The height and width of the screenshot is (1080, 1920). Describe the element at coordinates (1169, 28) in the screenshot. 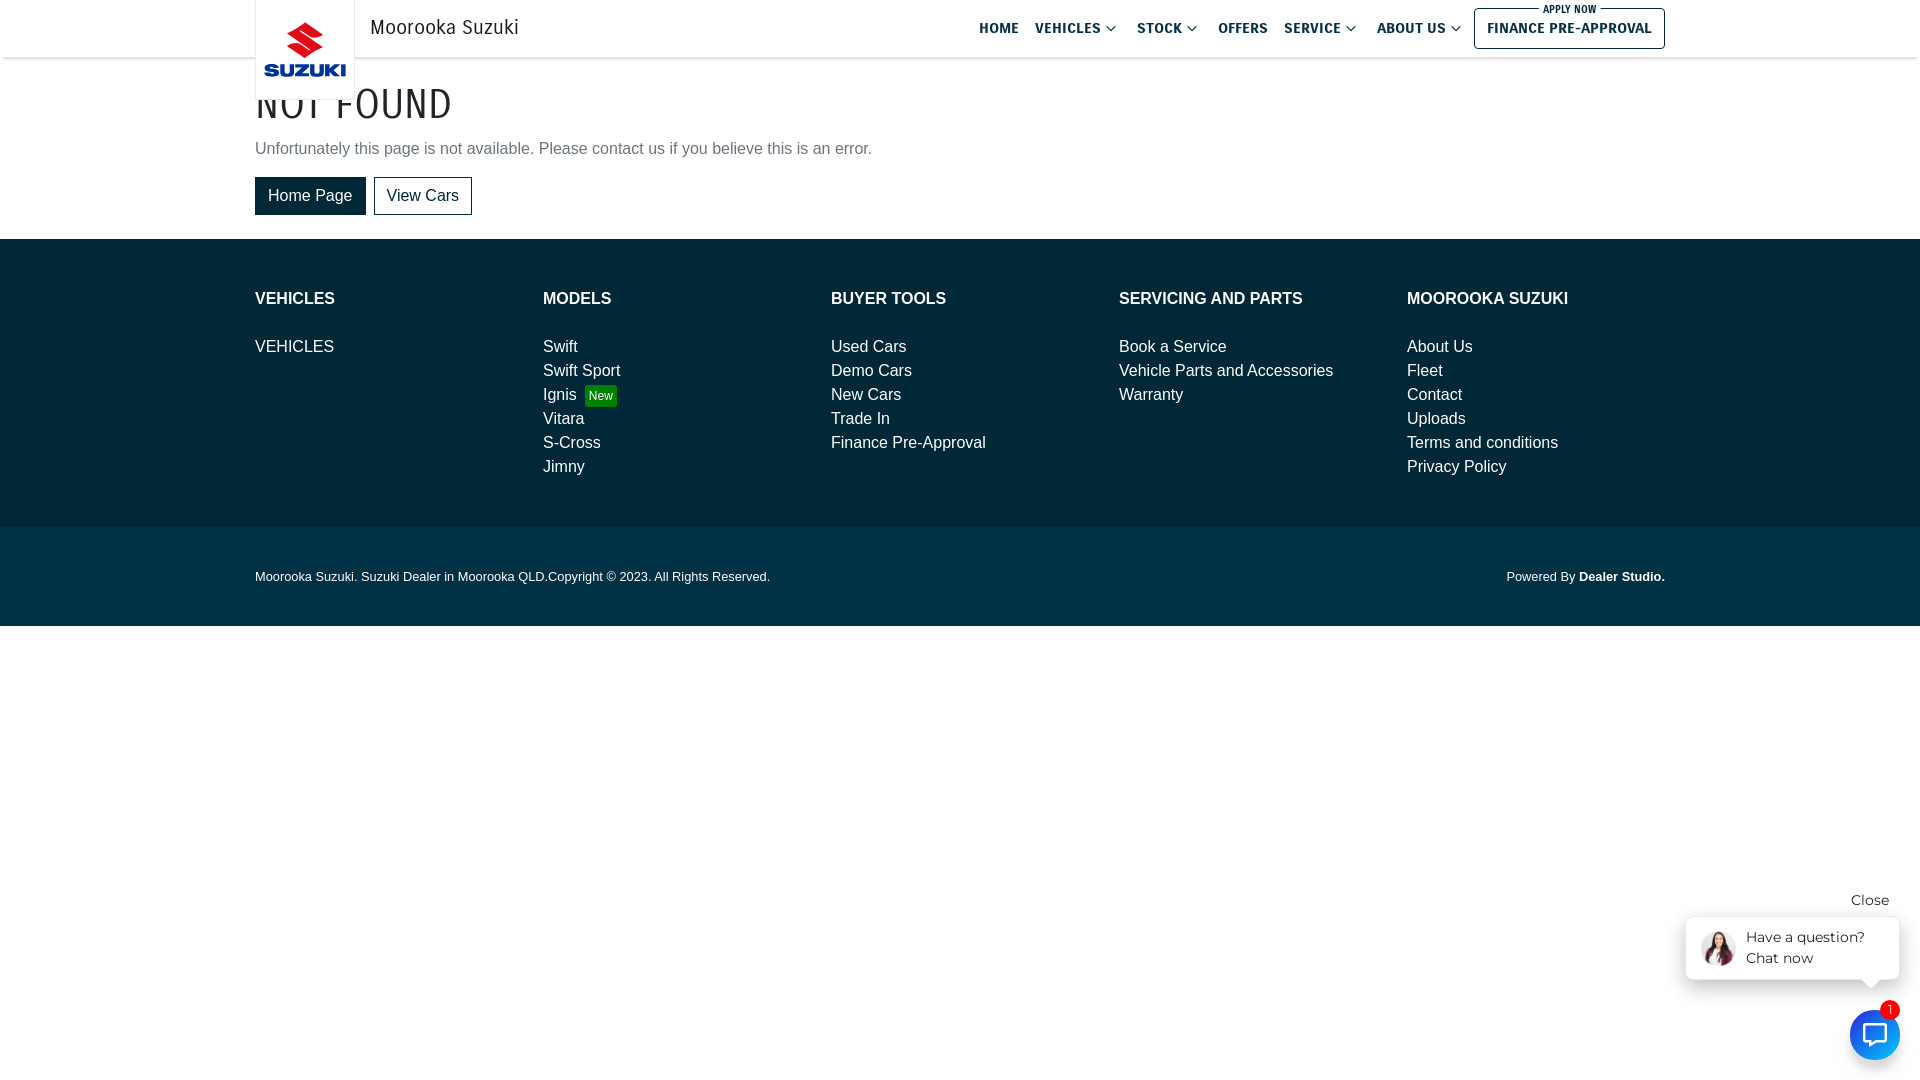

I see `'STOCK'` at that location.